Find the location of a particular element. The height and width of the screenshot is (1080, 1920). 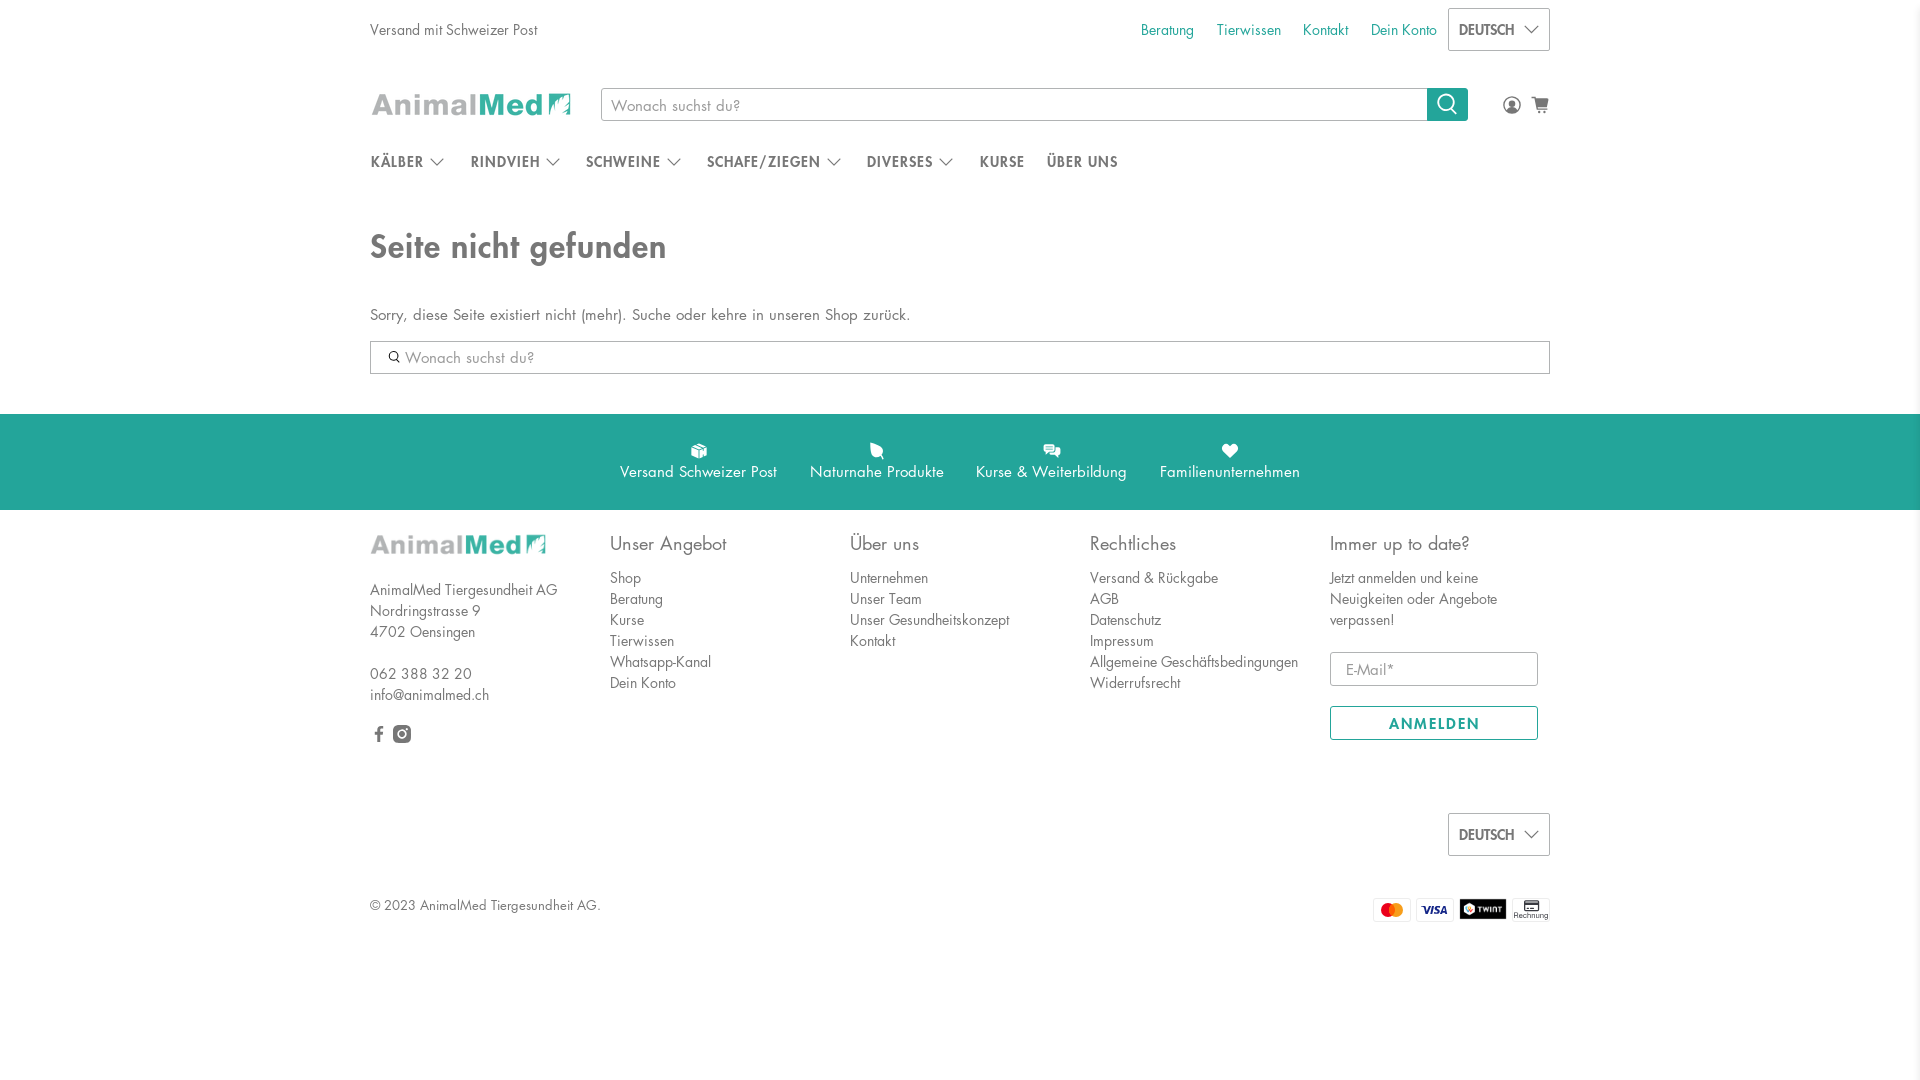

'info@animalmed.ch' is located at coordinates (428, 693).